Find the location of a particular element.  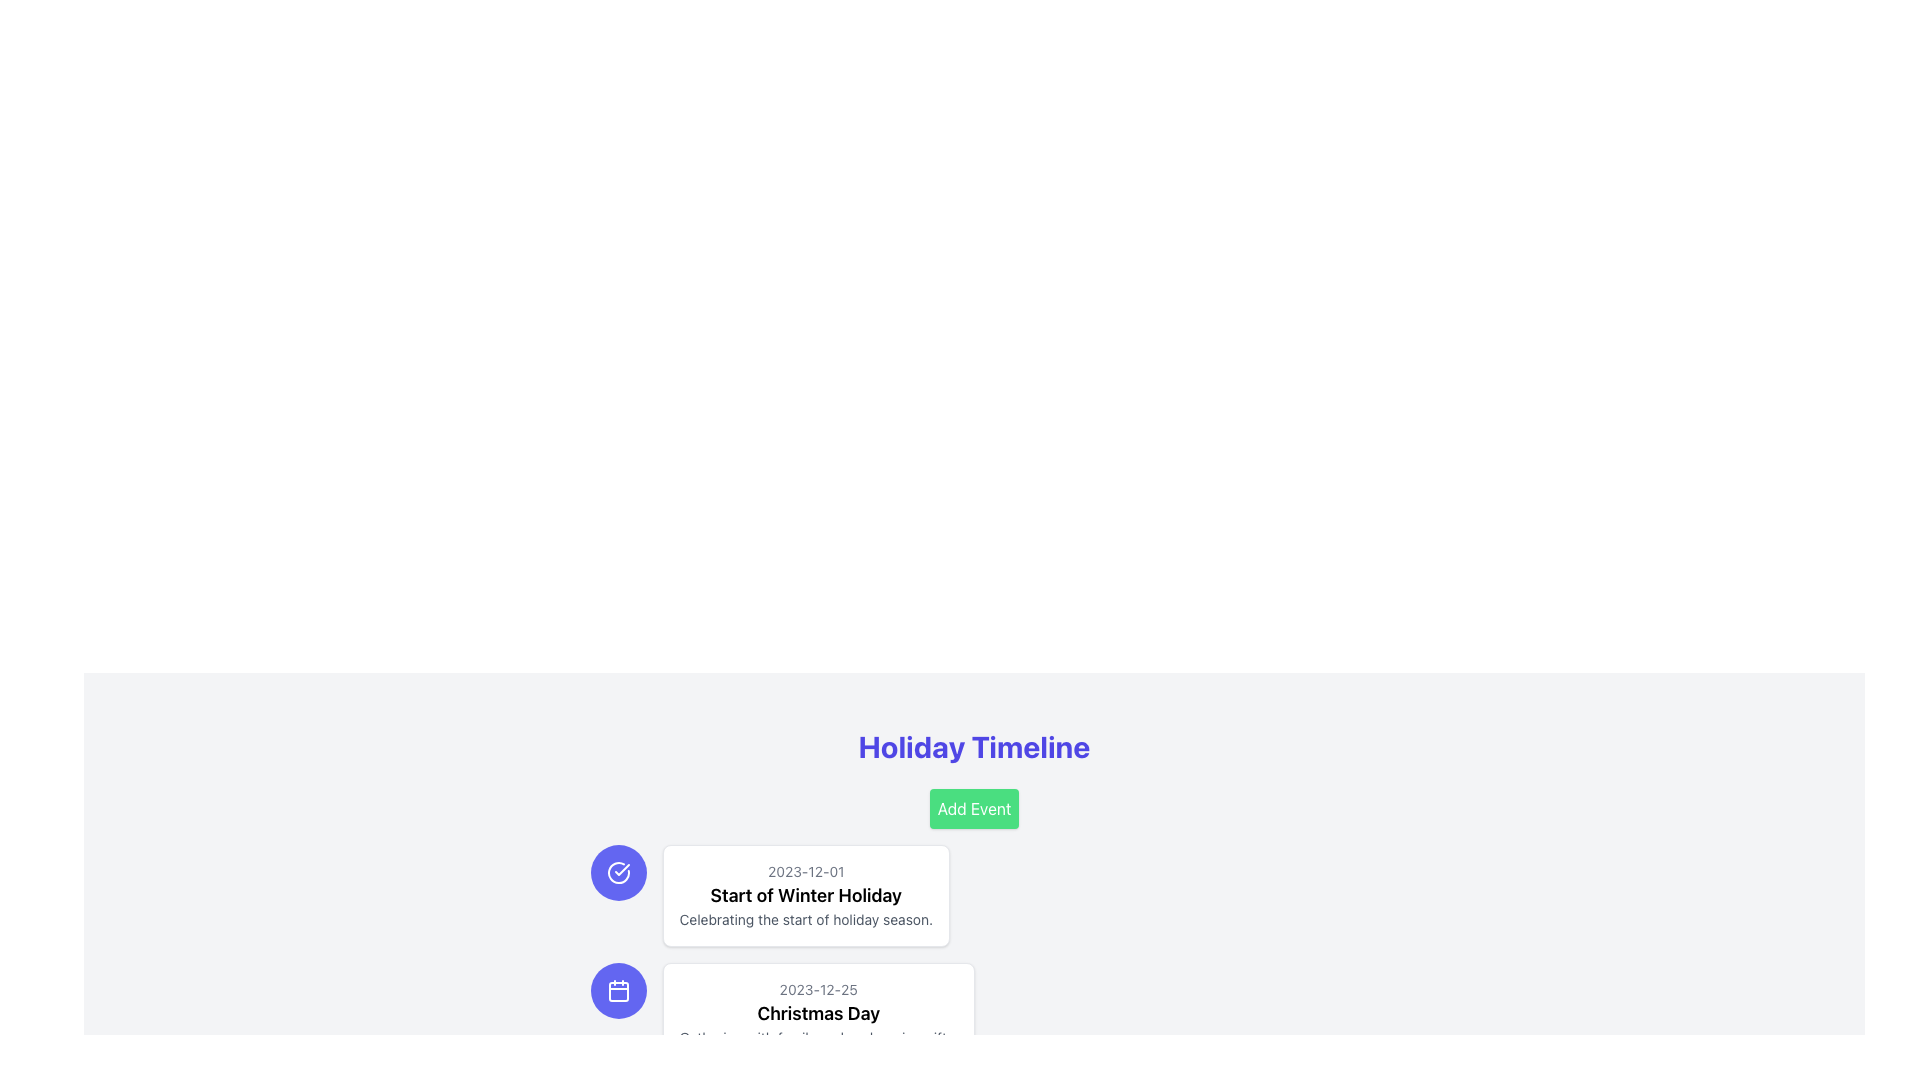

the heading that indicates the subject of the holiday timeline, positioned above the green 'Add Event' button is located at coordinates (974, 747).